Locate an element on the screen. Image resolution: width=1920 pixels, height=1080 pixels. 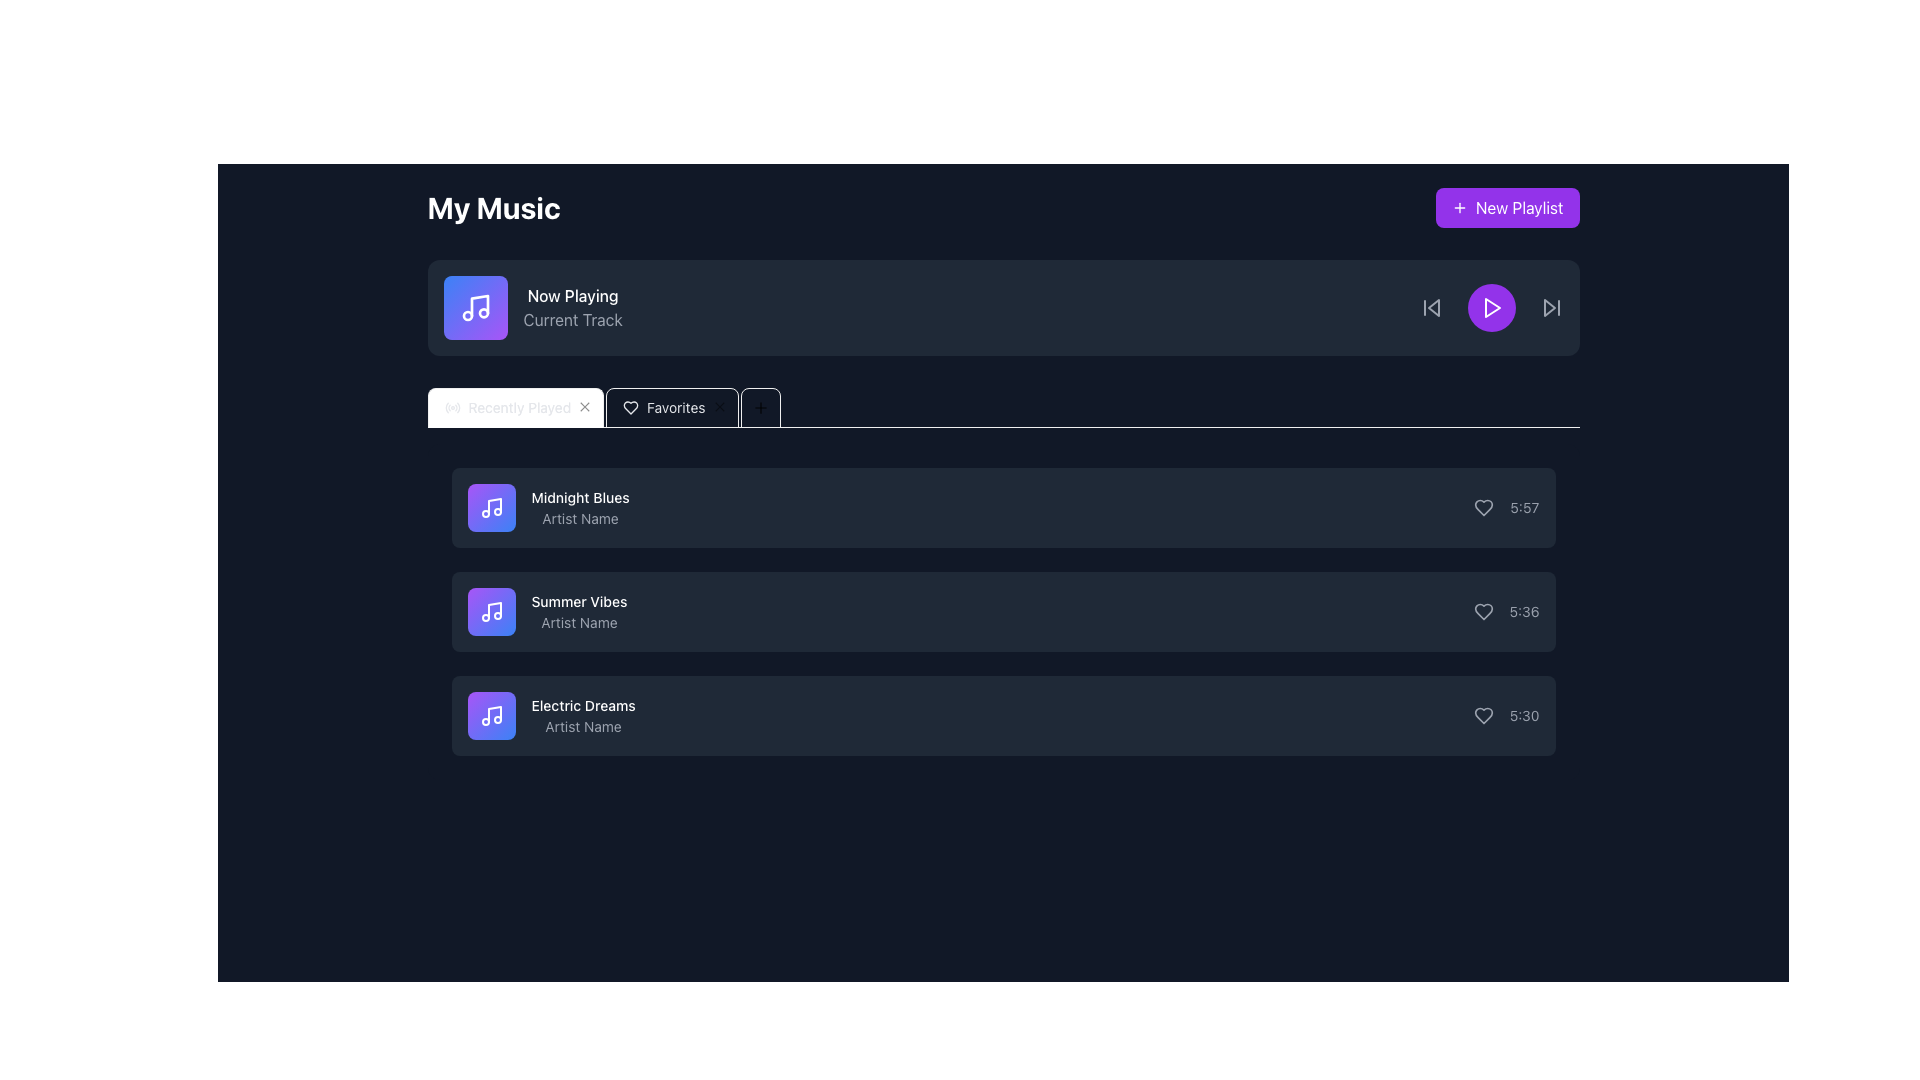
the SVG icon representing the musical note for the song entry titled 'Summer Vibes', located in the second row of the music list is located at coordinates (494, 609).